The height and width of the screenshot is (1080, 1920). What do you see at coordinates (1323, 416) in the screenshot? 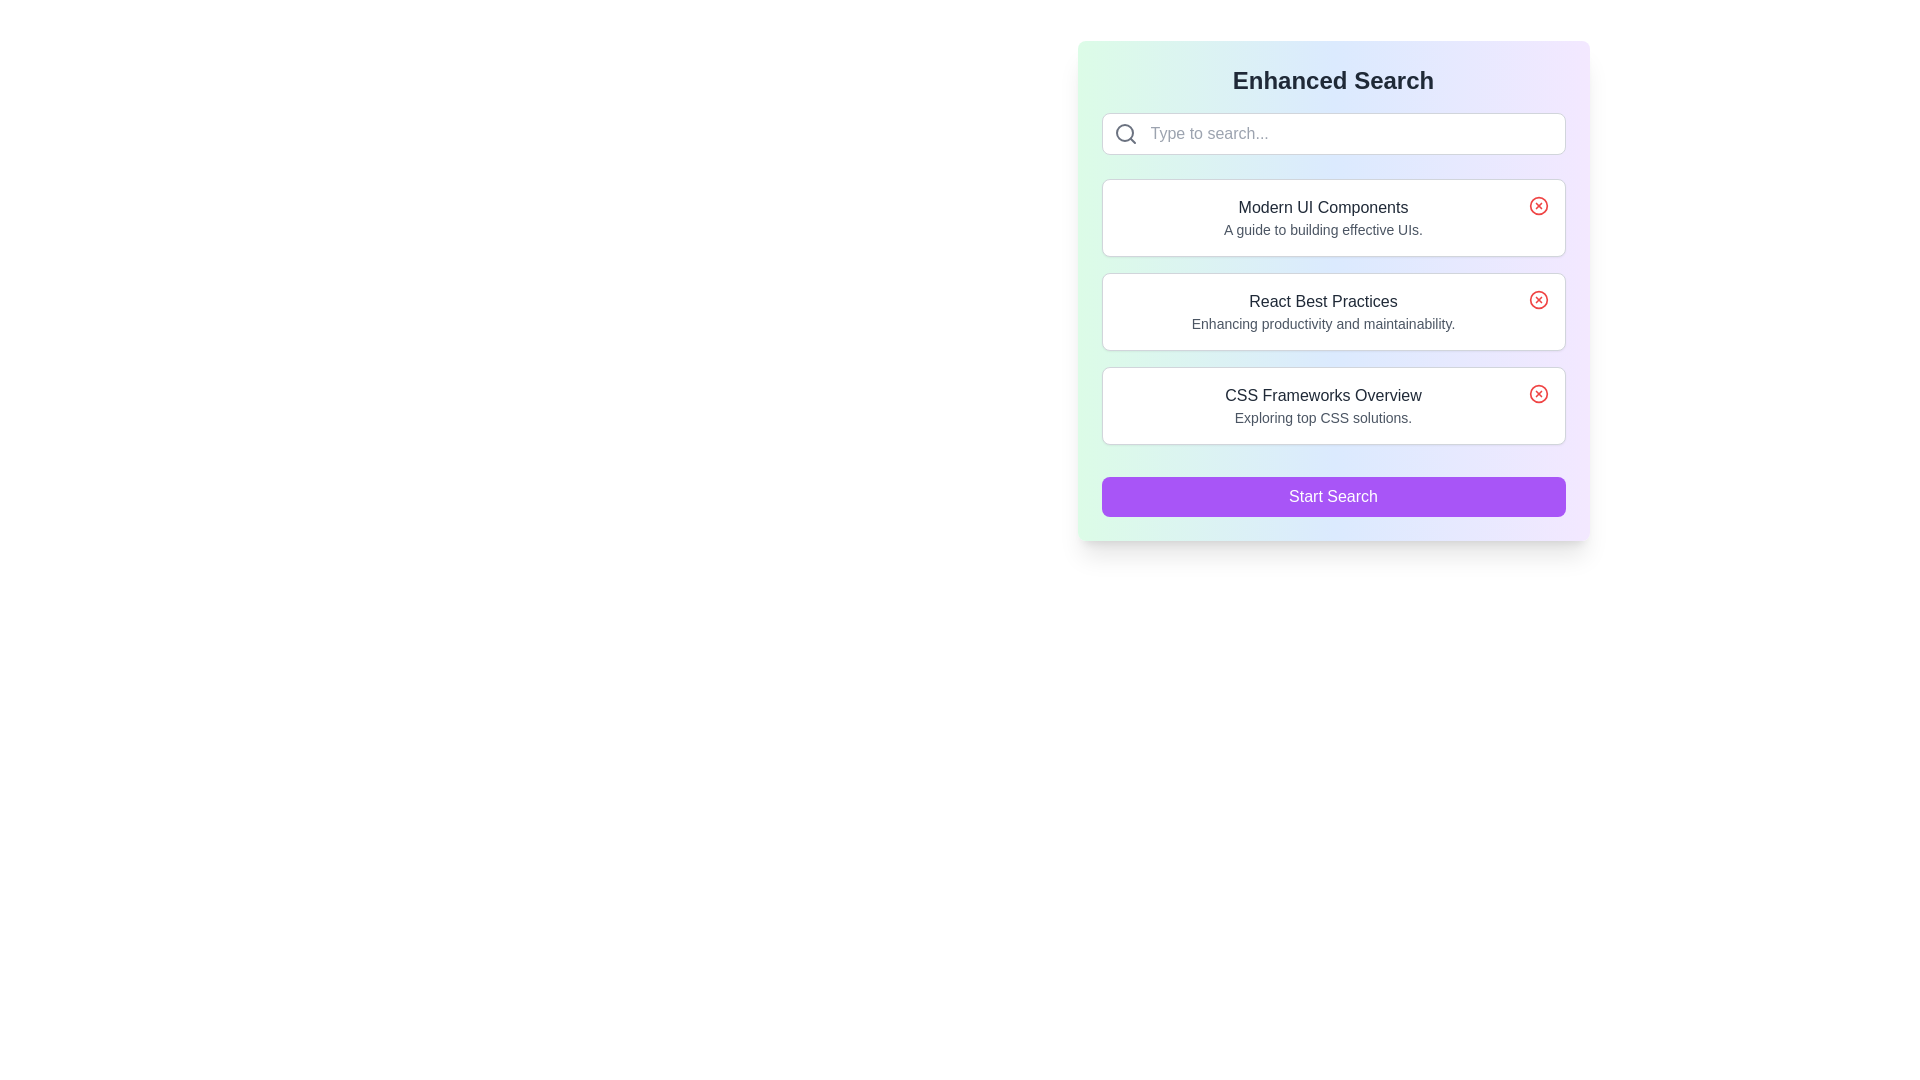
I see `text label element displaying 'Exploring top CSS solutions.' which is styled in a smaller, light gray font and located below the heading 'CSS Frameworks Overview.'` at bounding box center [1323, 416].